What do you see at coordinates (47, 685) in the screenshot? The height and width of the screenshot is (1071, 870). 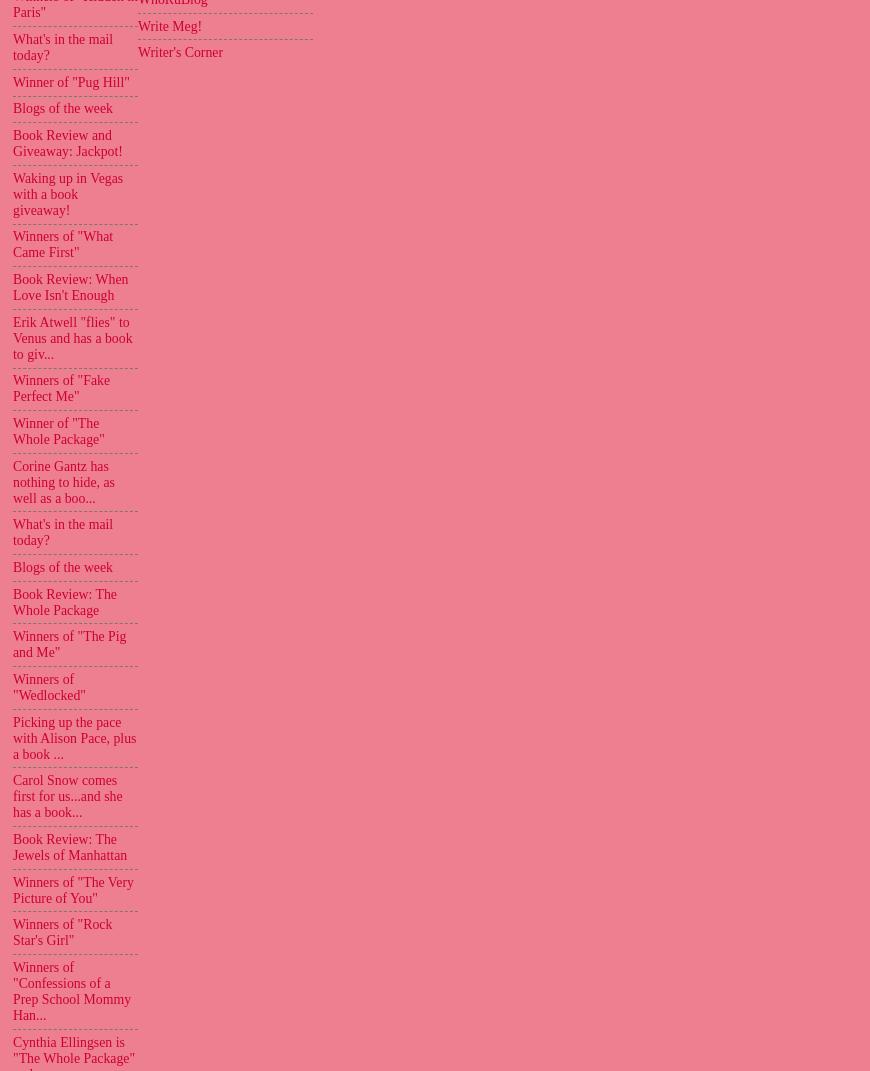 I see `'Winners of "Wedlocked"'` at bounding box center [47, 685].